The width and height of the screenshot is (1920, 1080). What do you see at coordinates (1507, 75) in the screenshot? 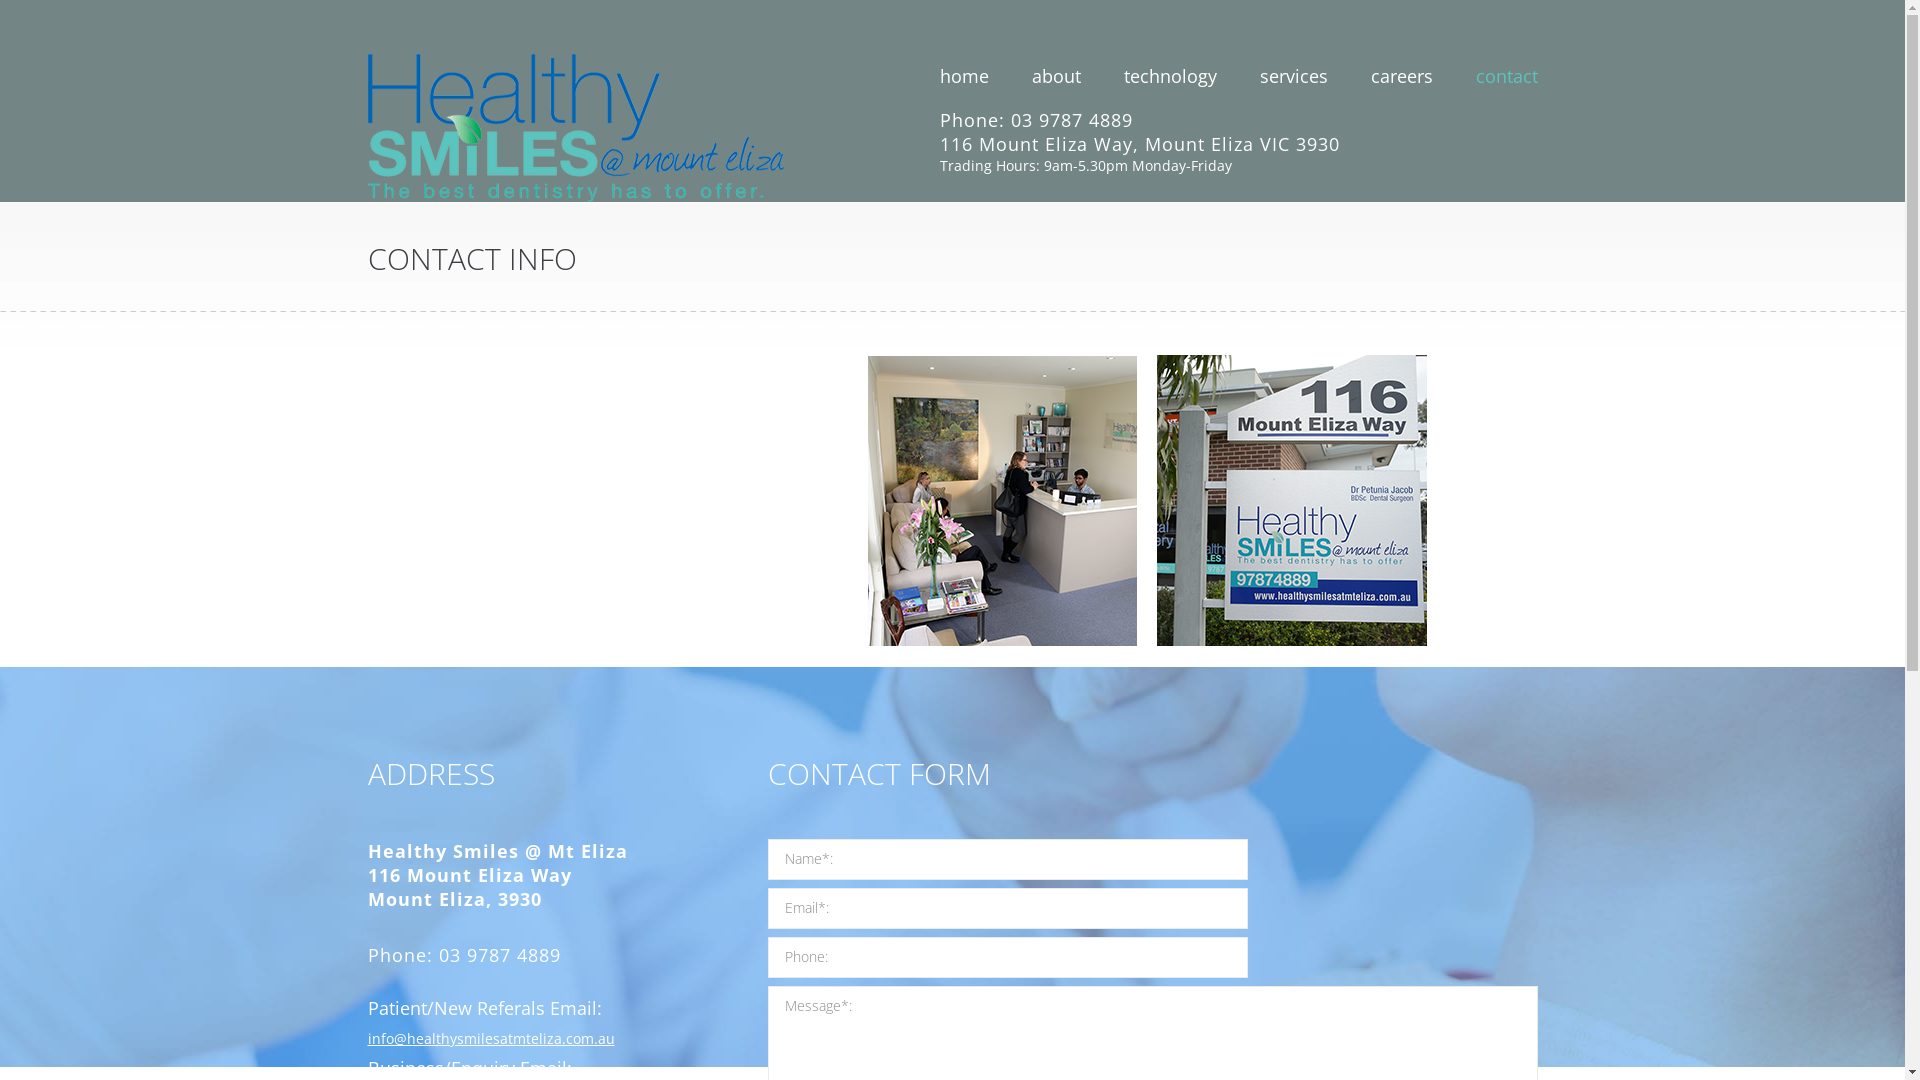
I see `'contact'` at bounding box center [1507, 75].